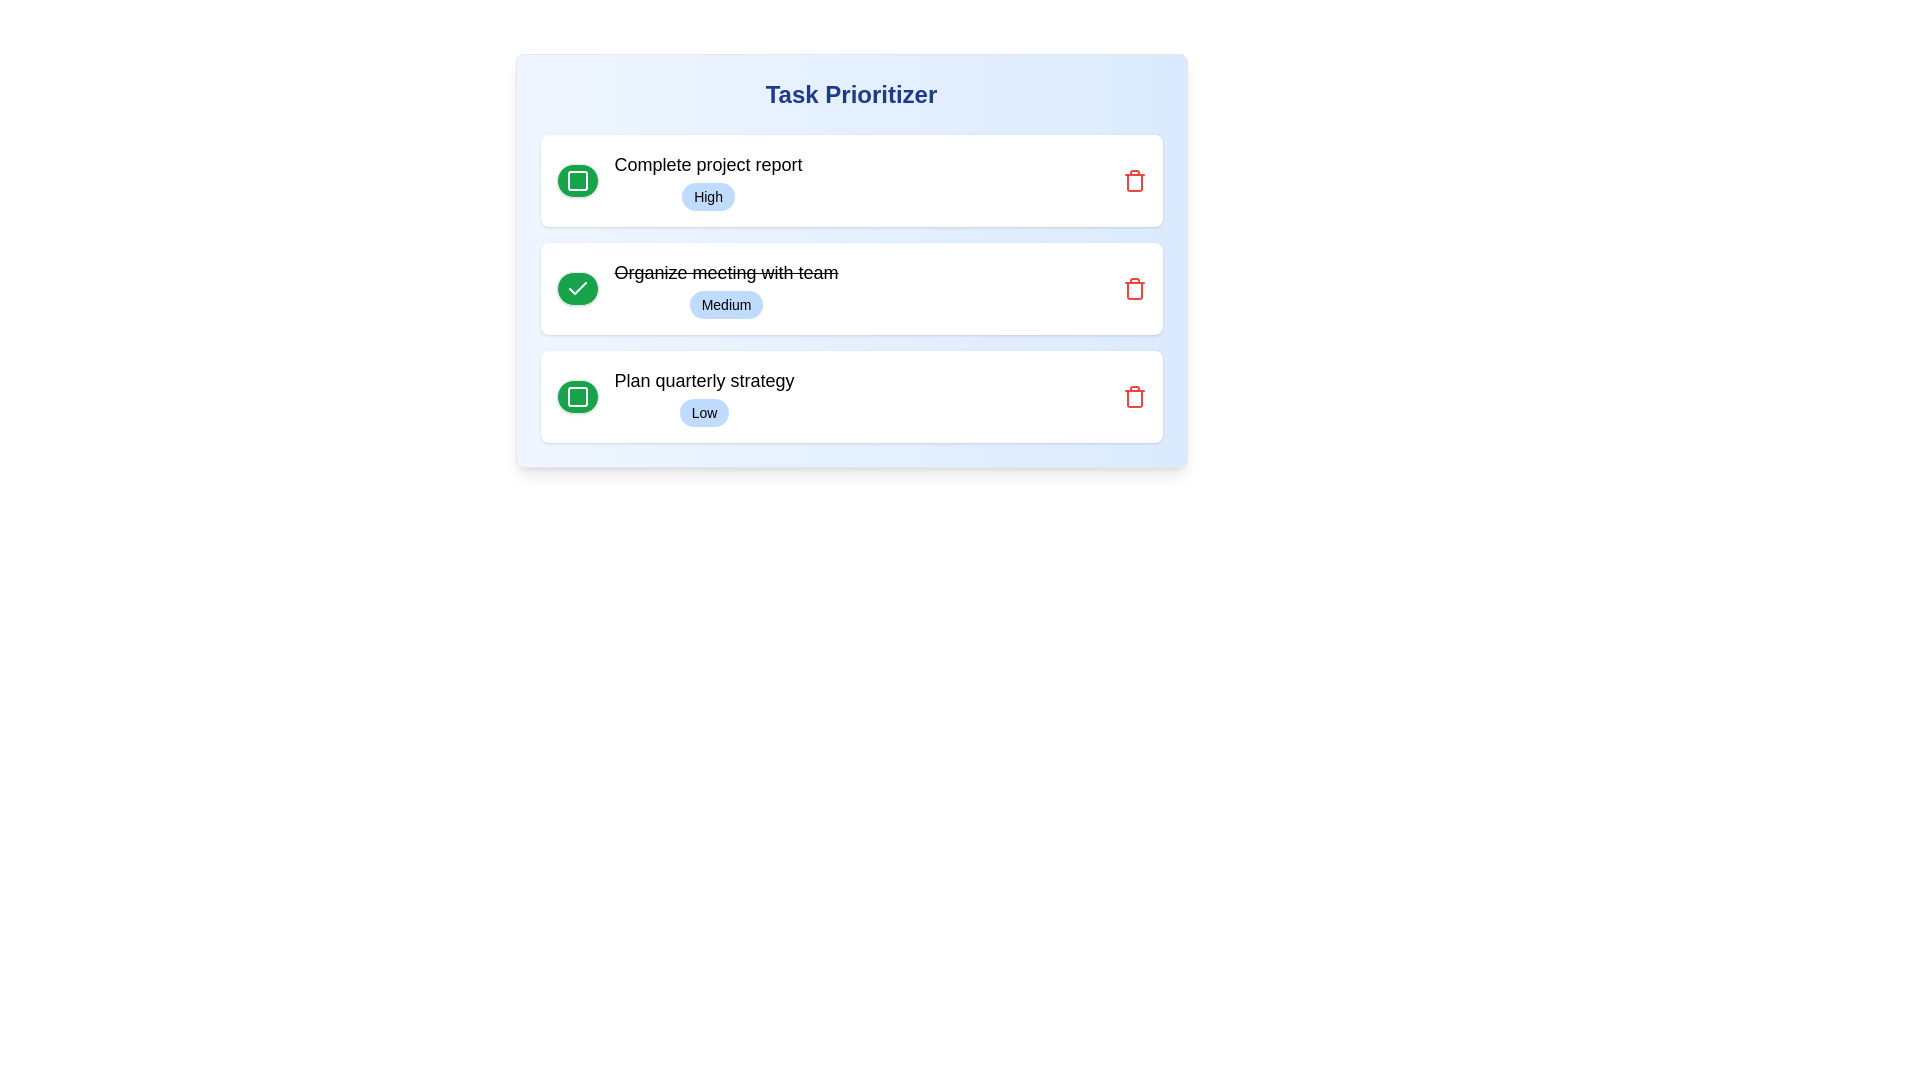  What do you see at coordinates (704, 397) in the screenshot?
I see `the associated checkbox of the last task item in the 'Task Prioritizer' interface to mark the task with 'Low' priority as done` at bounding box center [704, 397].